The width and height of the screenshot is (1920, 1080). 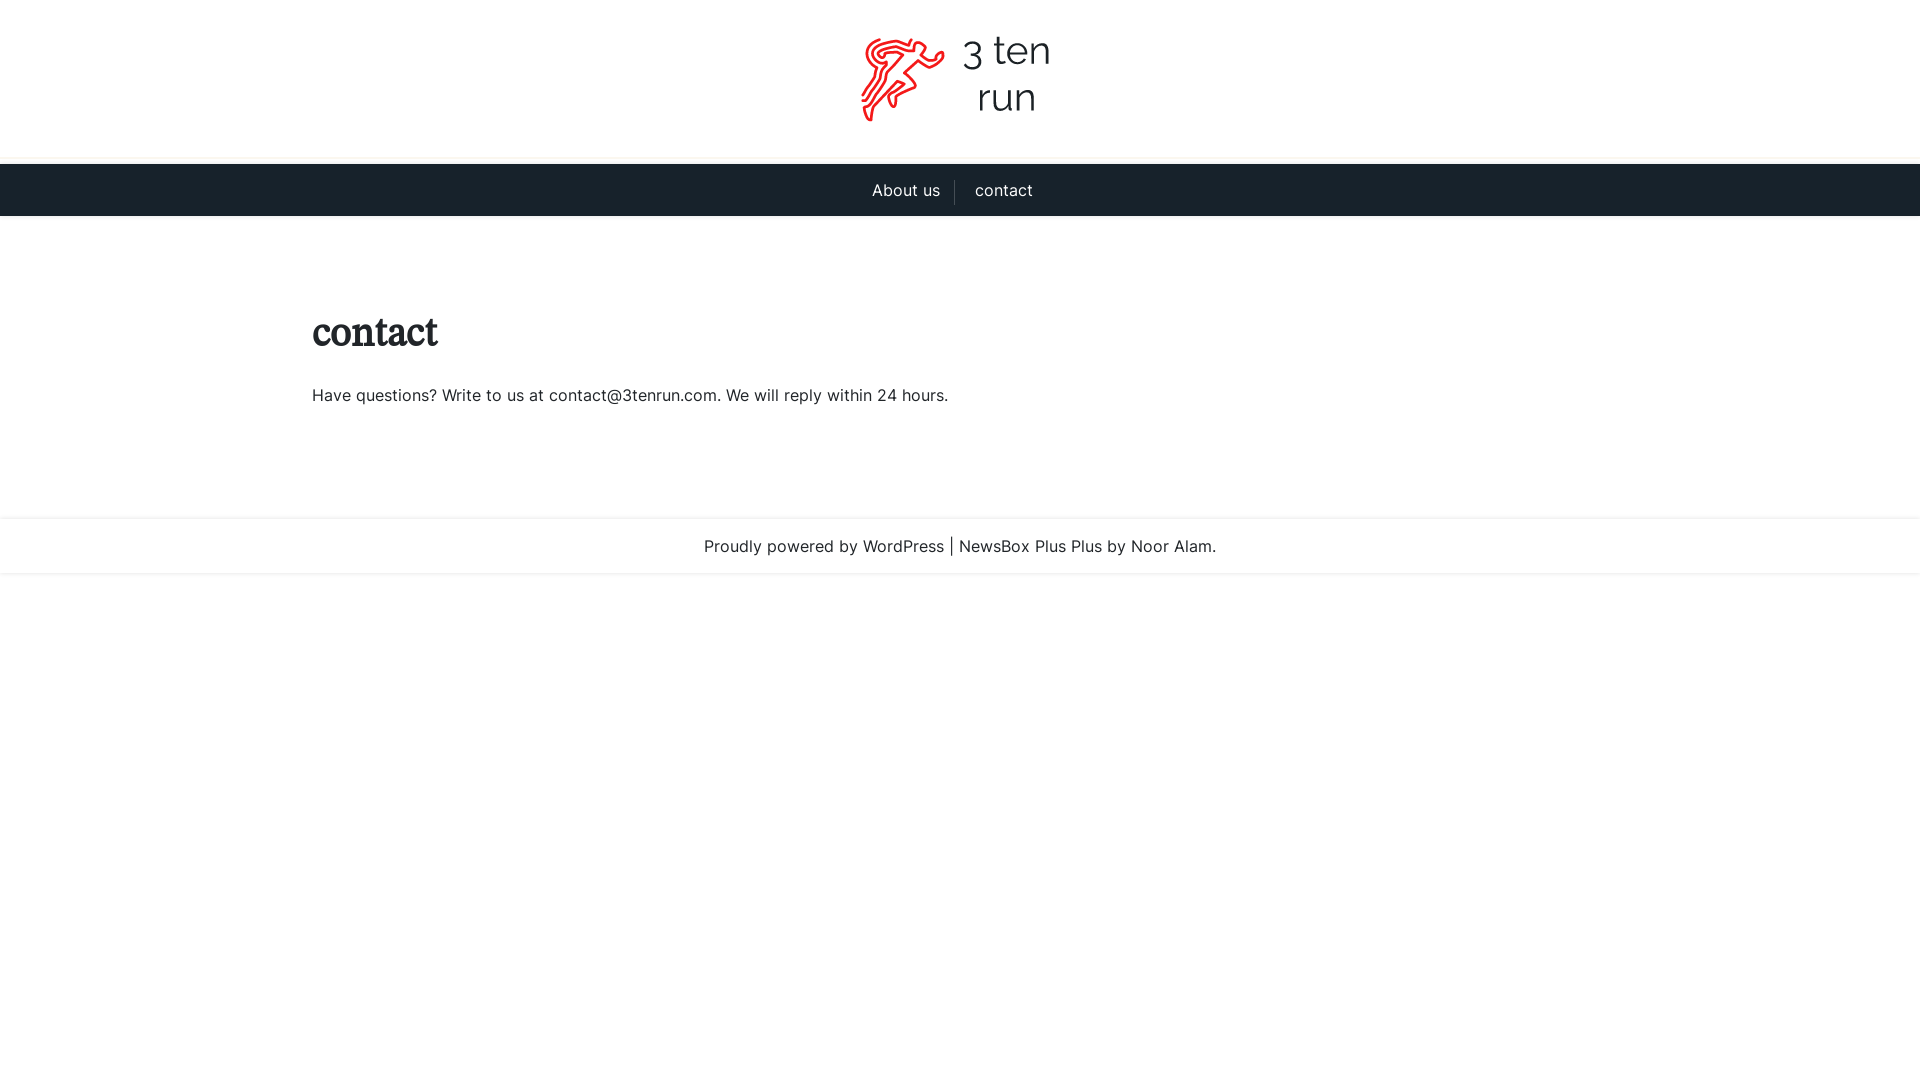 I want to click on 'NewsBox Plus Plus', so click(x=1030, y=546).